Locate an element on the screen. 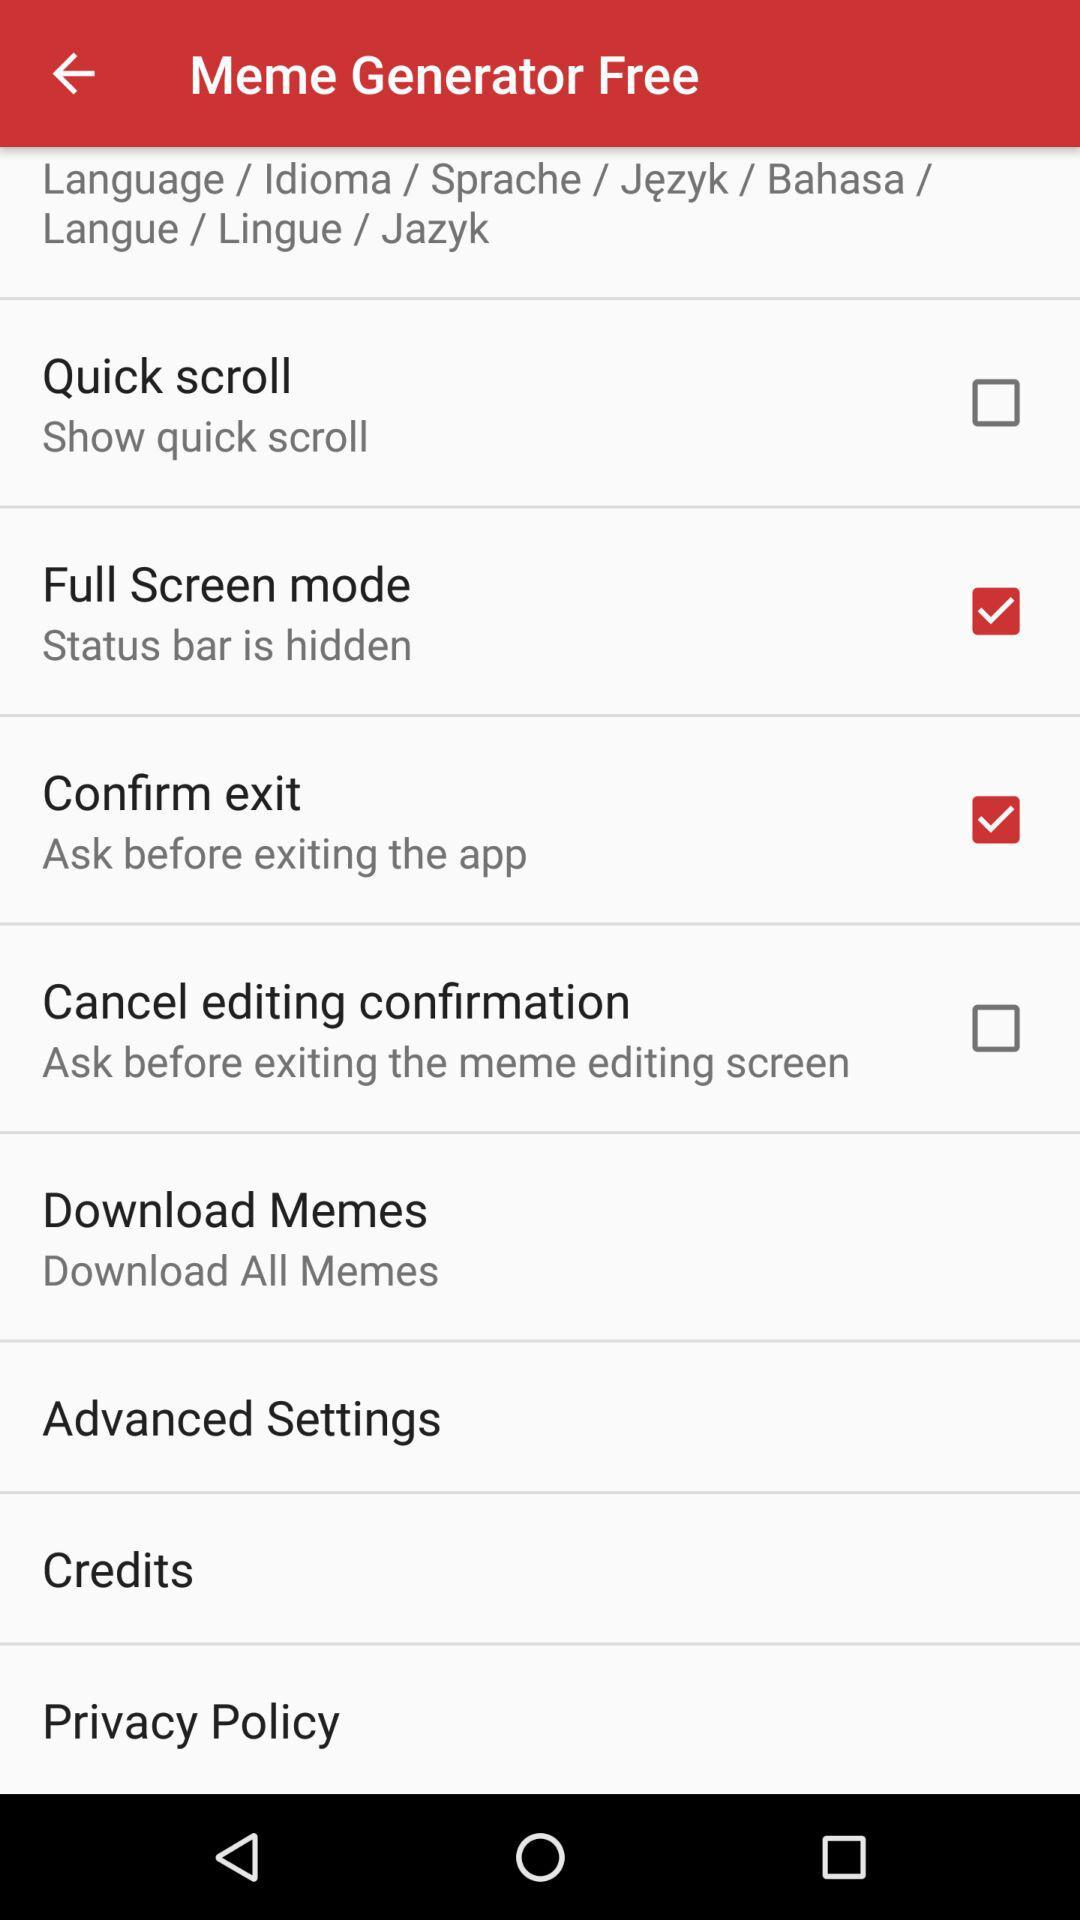 The width and height of the screenshot is (1080, 1920). item next to meme generator free is located at coordinates (72, 73).